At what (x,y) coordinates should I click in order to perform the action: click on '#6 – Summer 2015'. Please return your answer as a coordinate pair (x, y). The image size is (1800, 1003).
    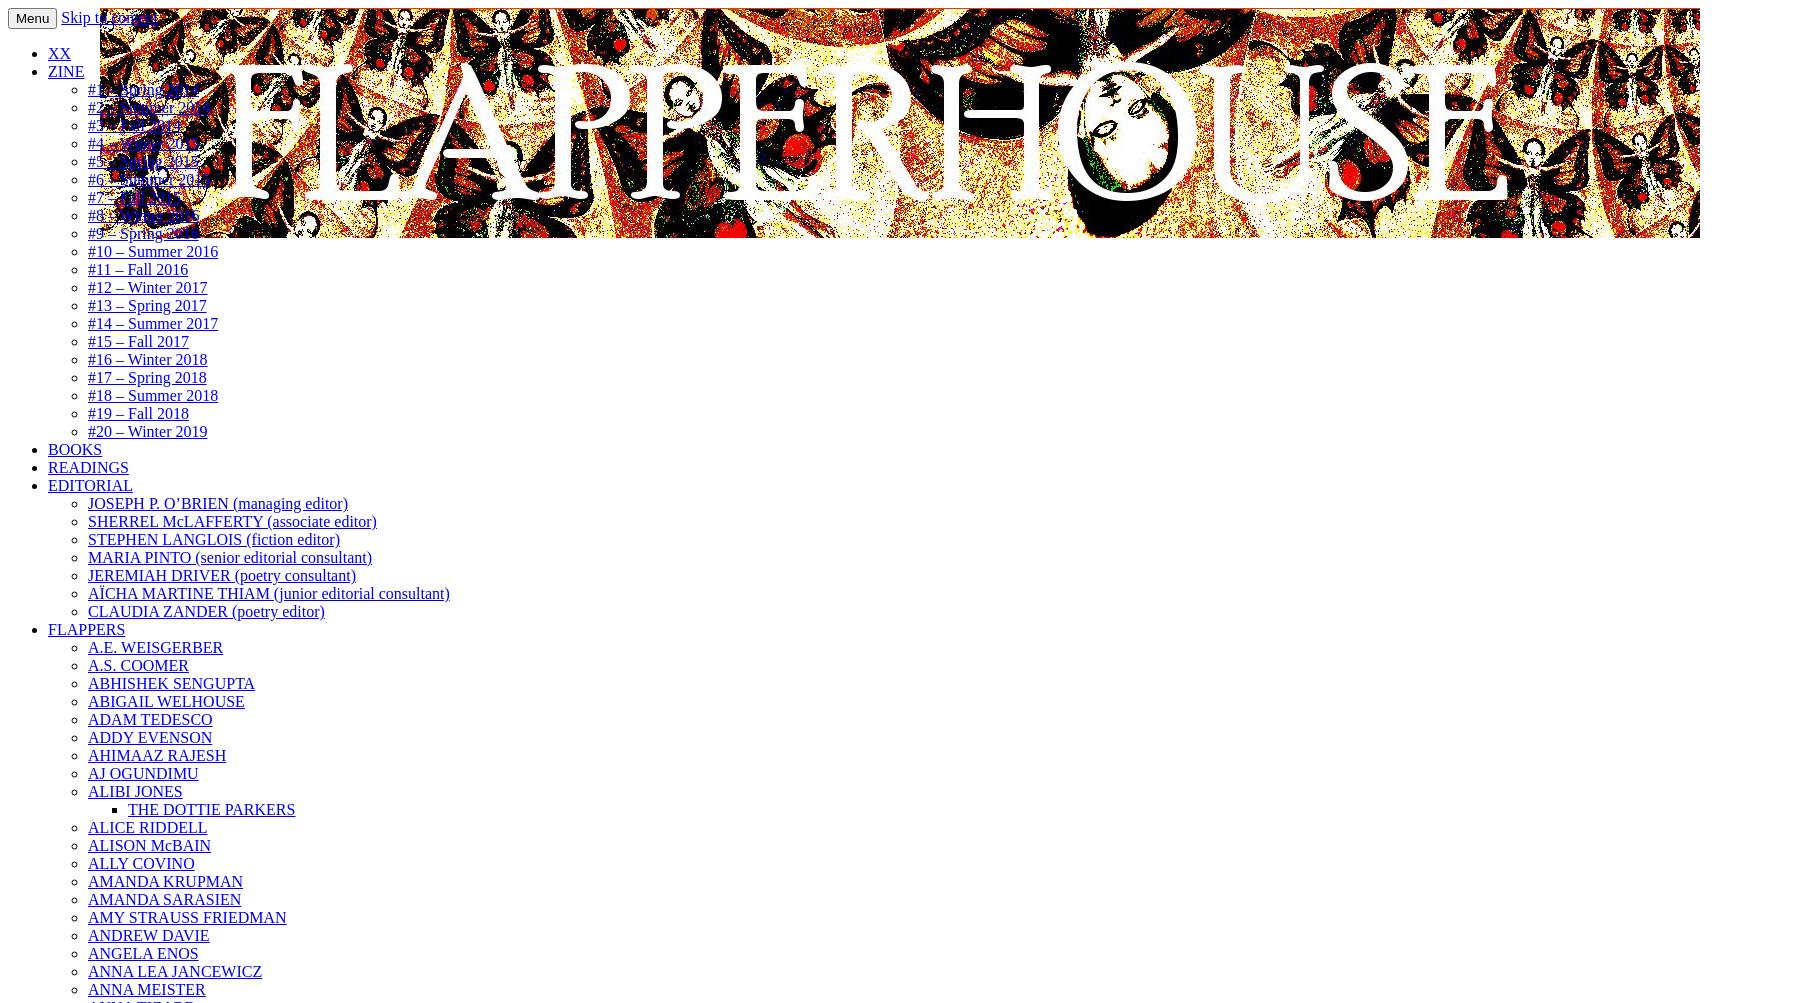
    Looking at the image, I should click on (149, 178).